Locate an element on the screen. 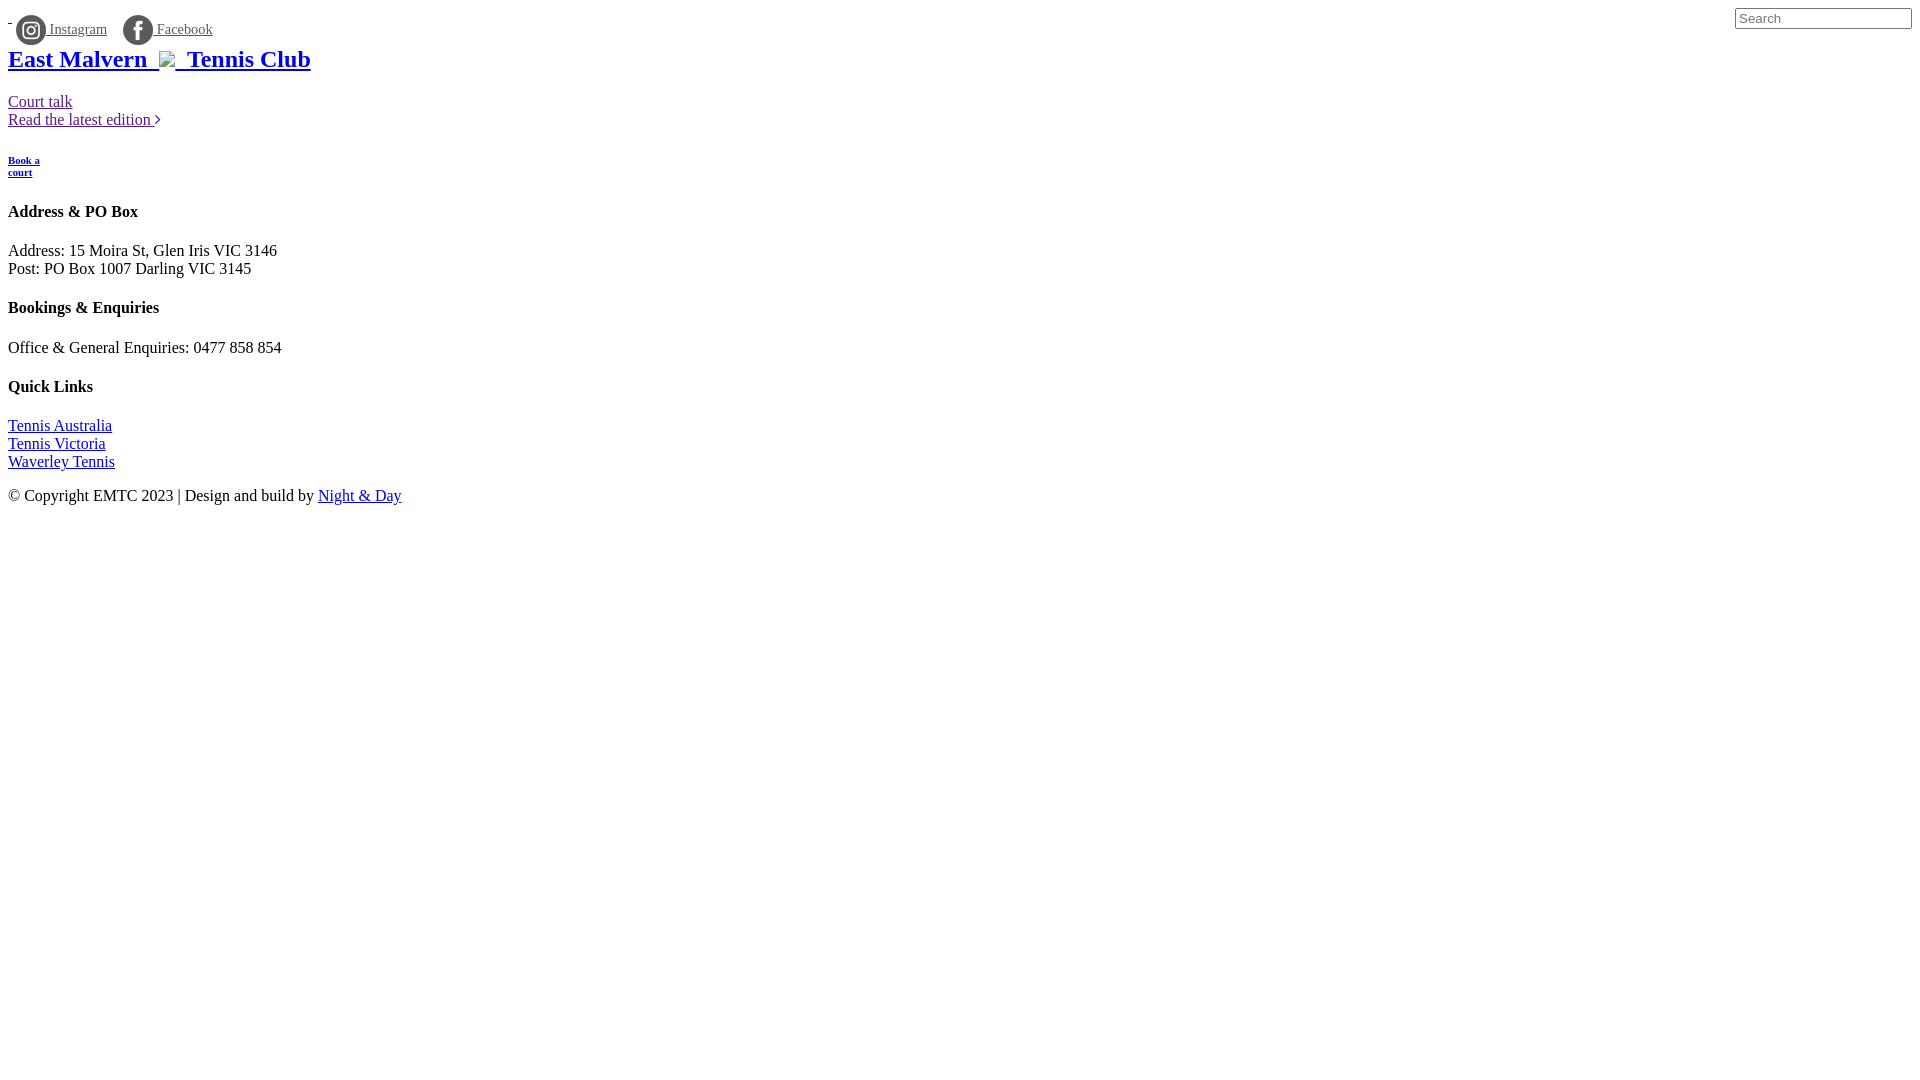 This screenshot has height=1080, width=1920. ' ' is located at coordinates (9, 16).